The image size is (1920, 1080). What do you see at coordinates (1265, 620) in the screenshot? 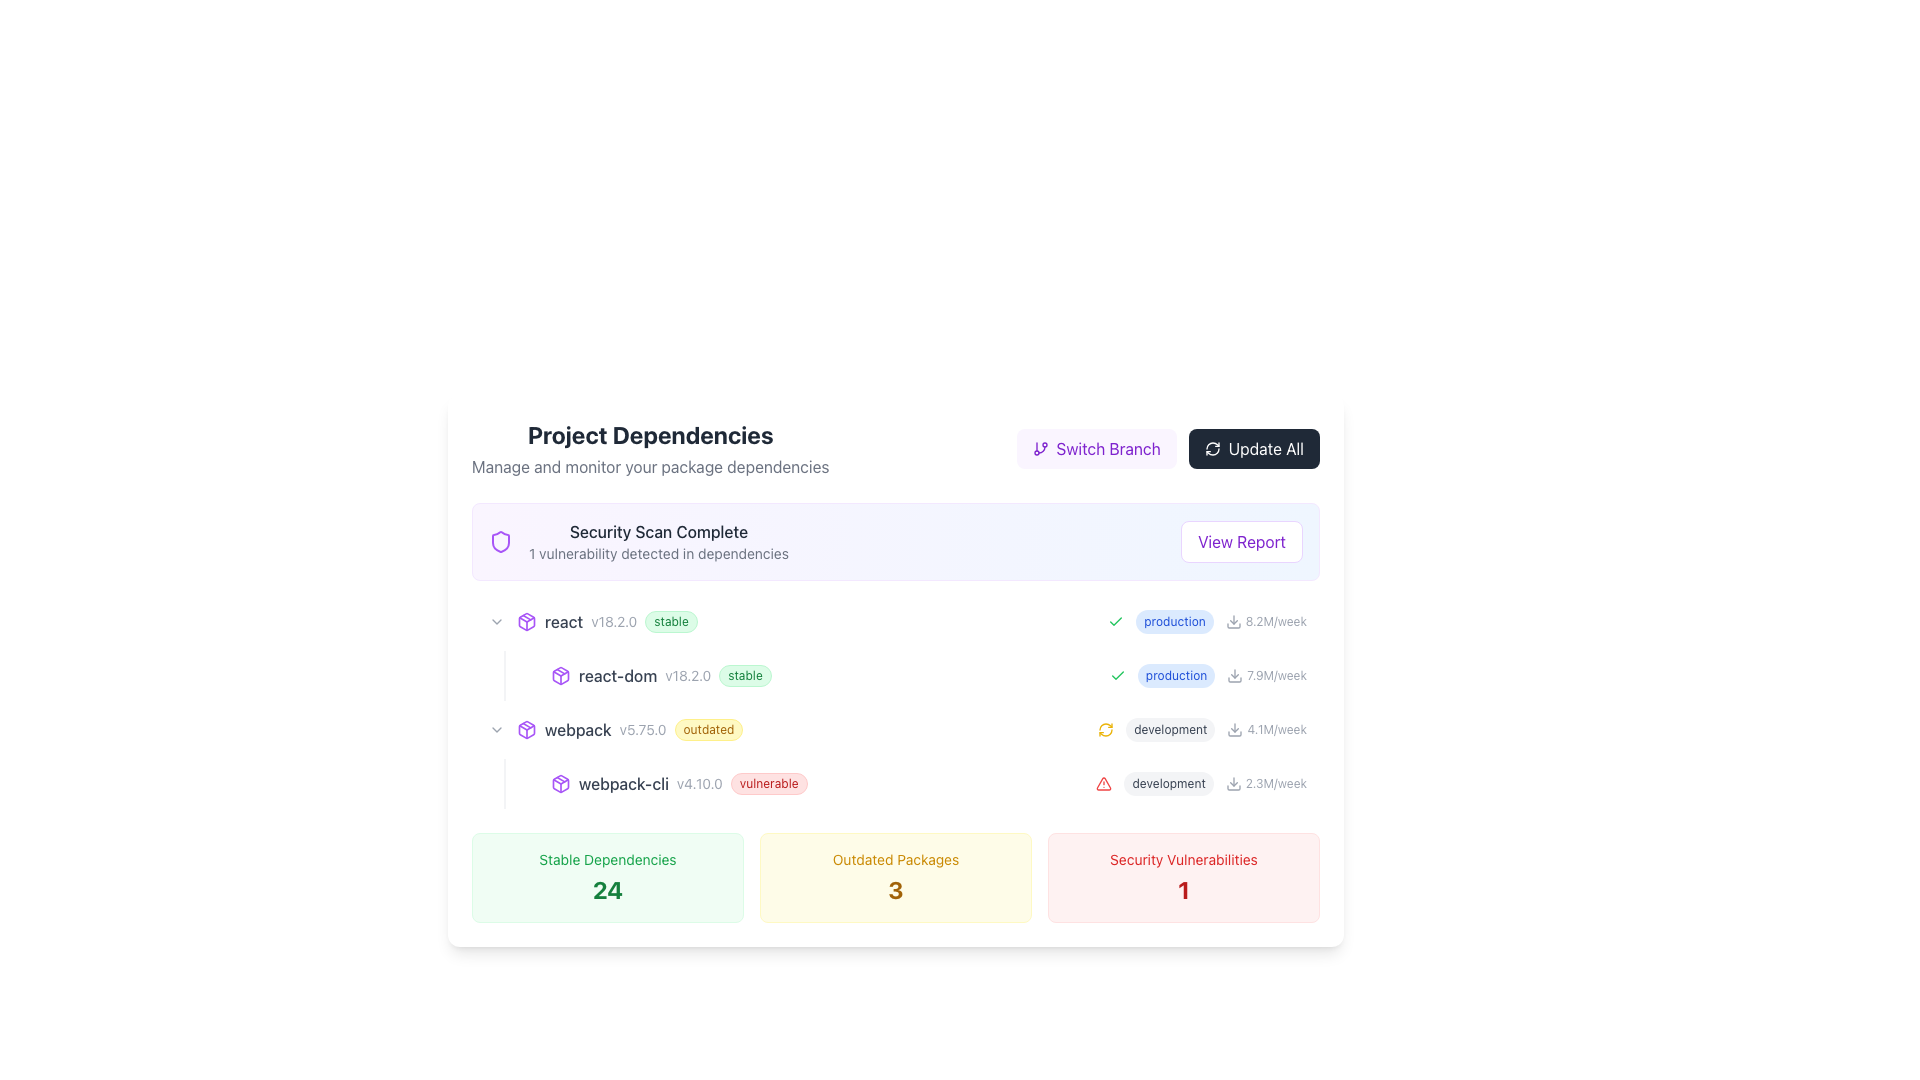
I see `the data display element showing '8.2M/week' with a downward-facing arrow icon, located` at bounding box center [1265, 620].